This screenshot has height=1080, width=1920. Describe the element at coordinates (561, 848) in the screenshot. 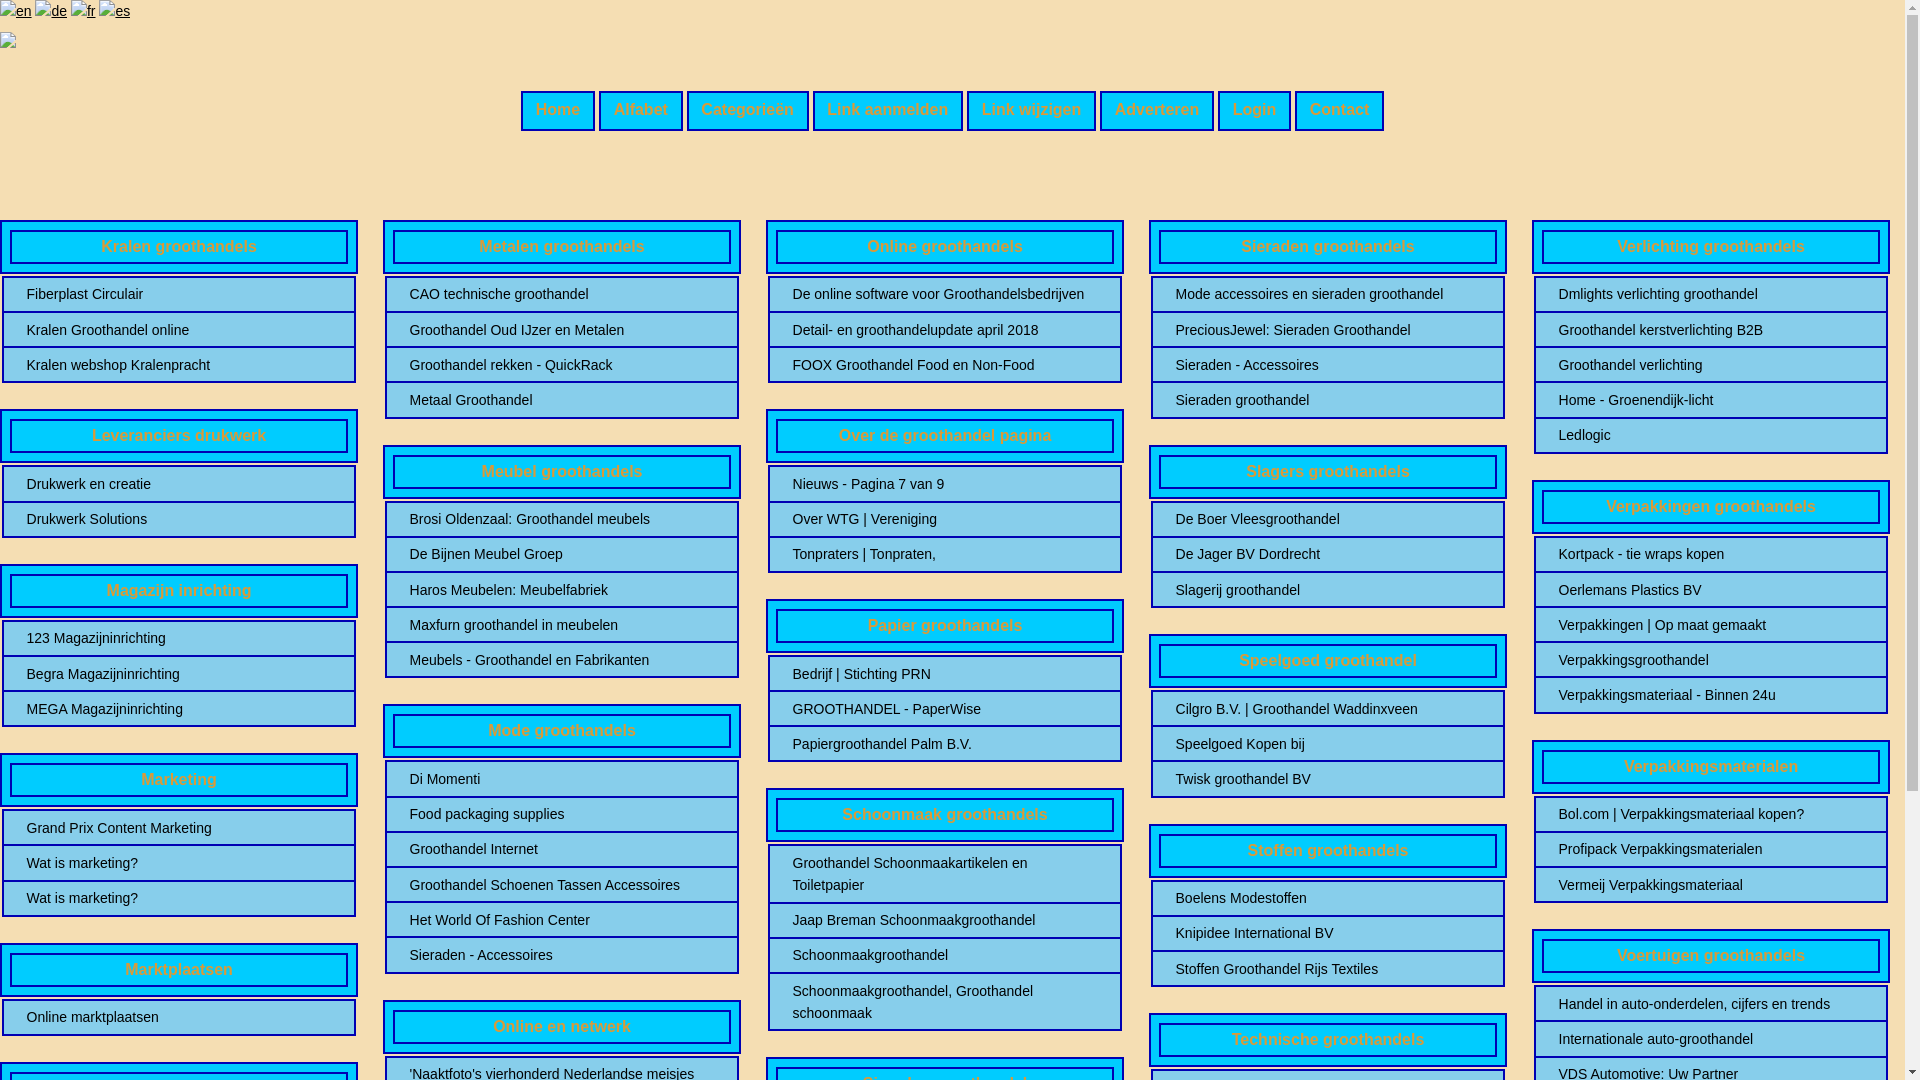

I see `'Groothandel Internet'` at that location.